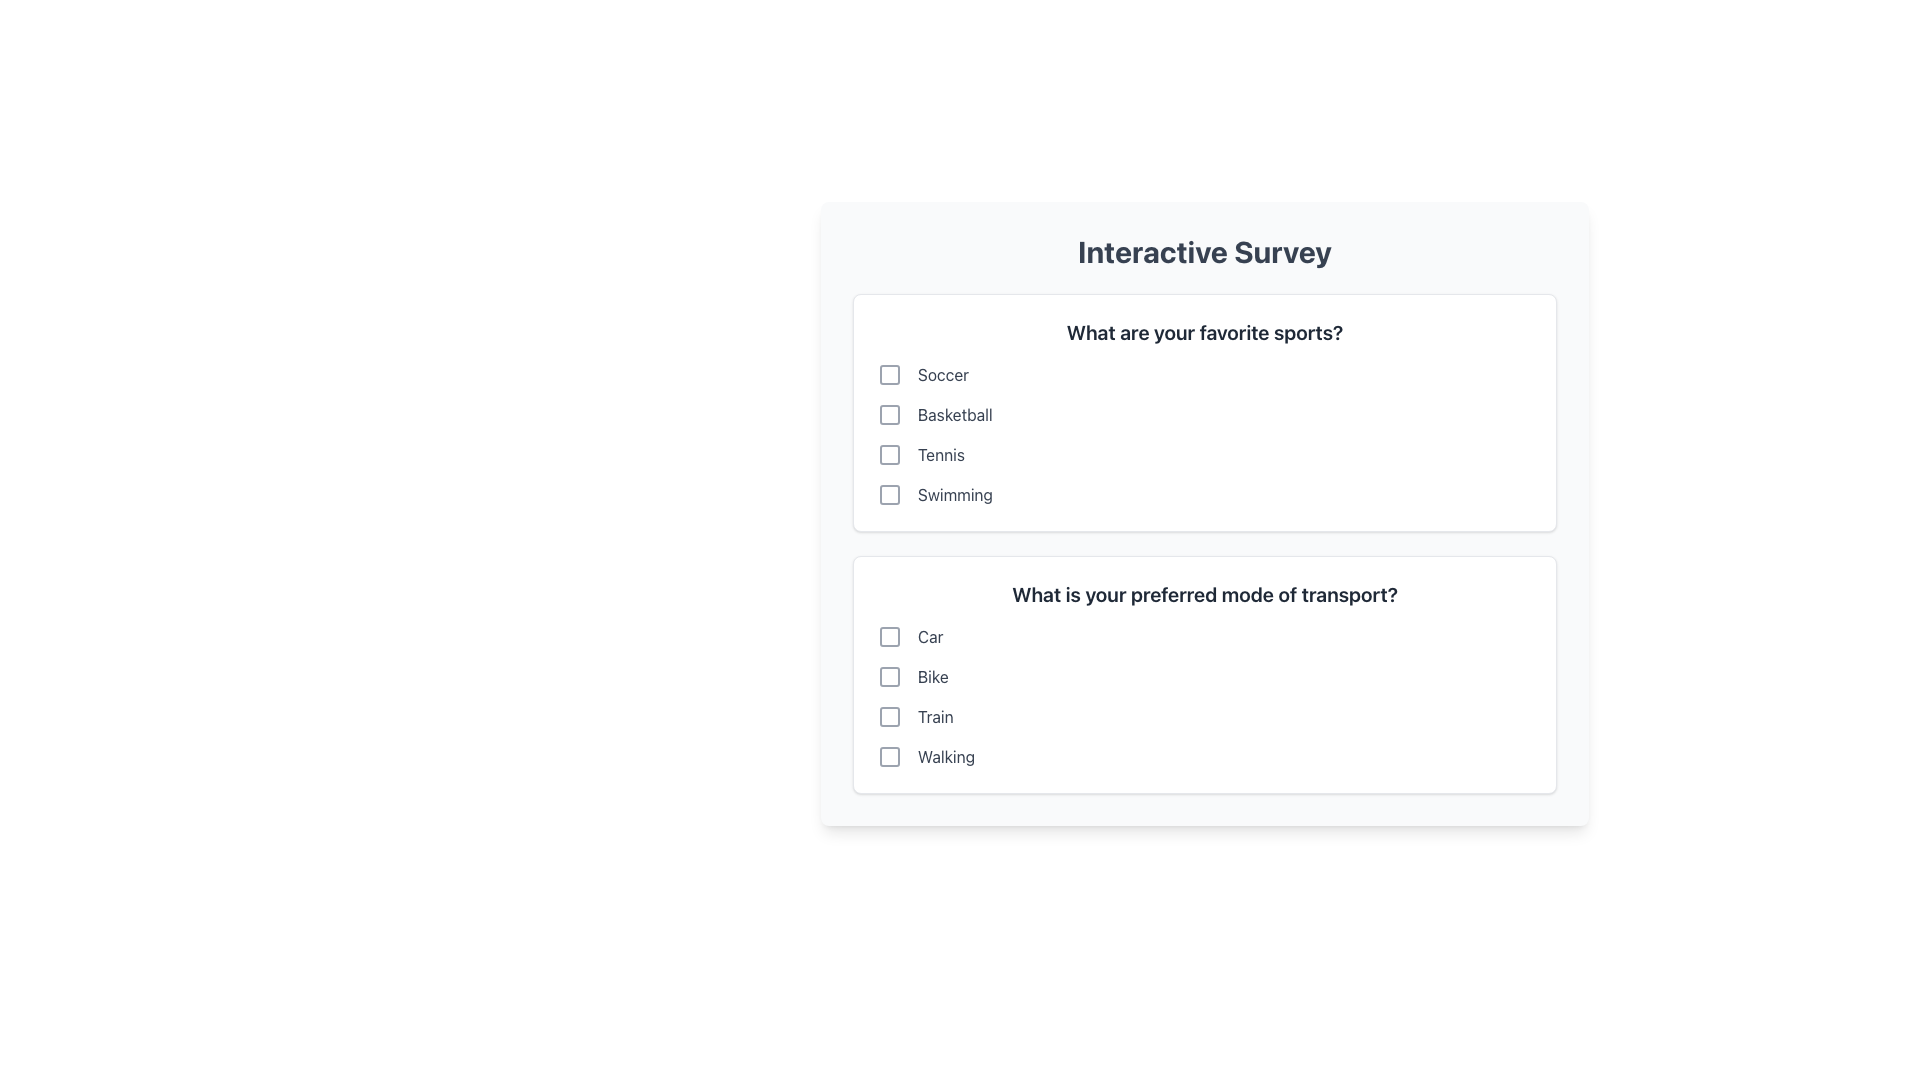  I want to click on the text label indicating an option in the survey form located below the 'Car' option and above the 'Train' option, which is part of the transport modes list, so click(932, 676).